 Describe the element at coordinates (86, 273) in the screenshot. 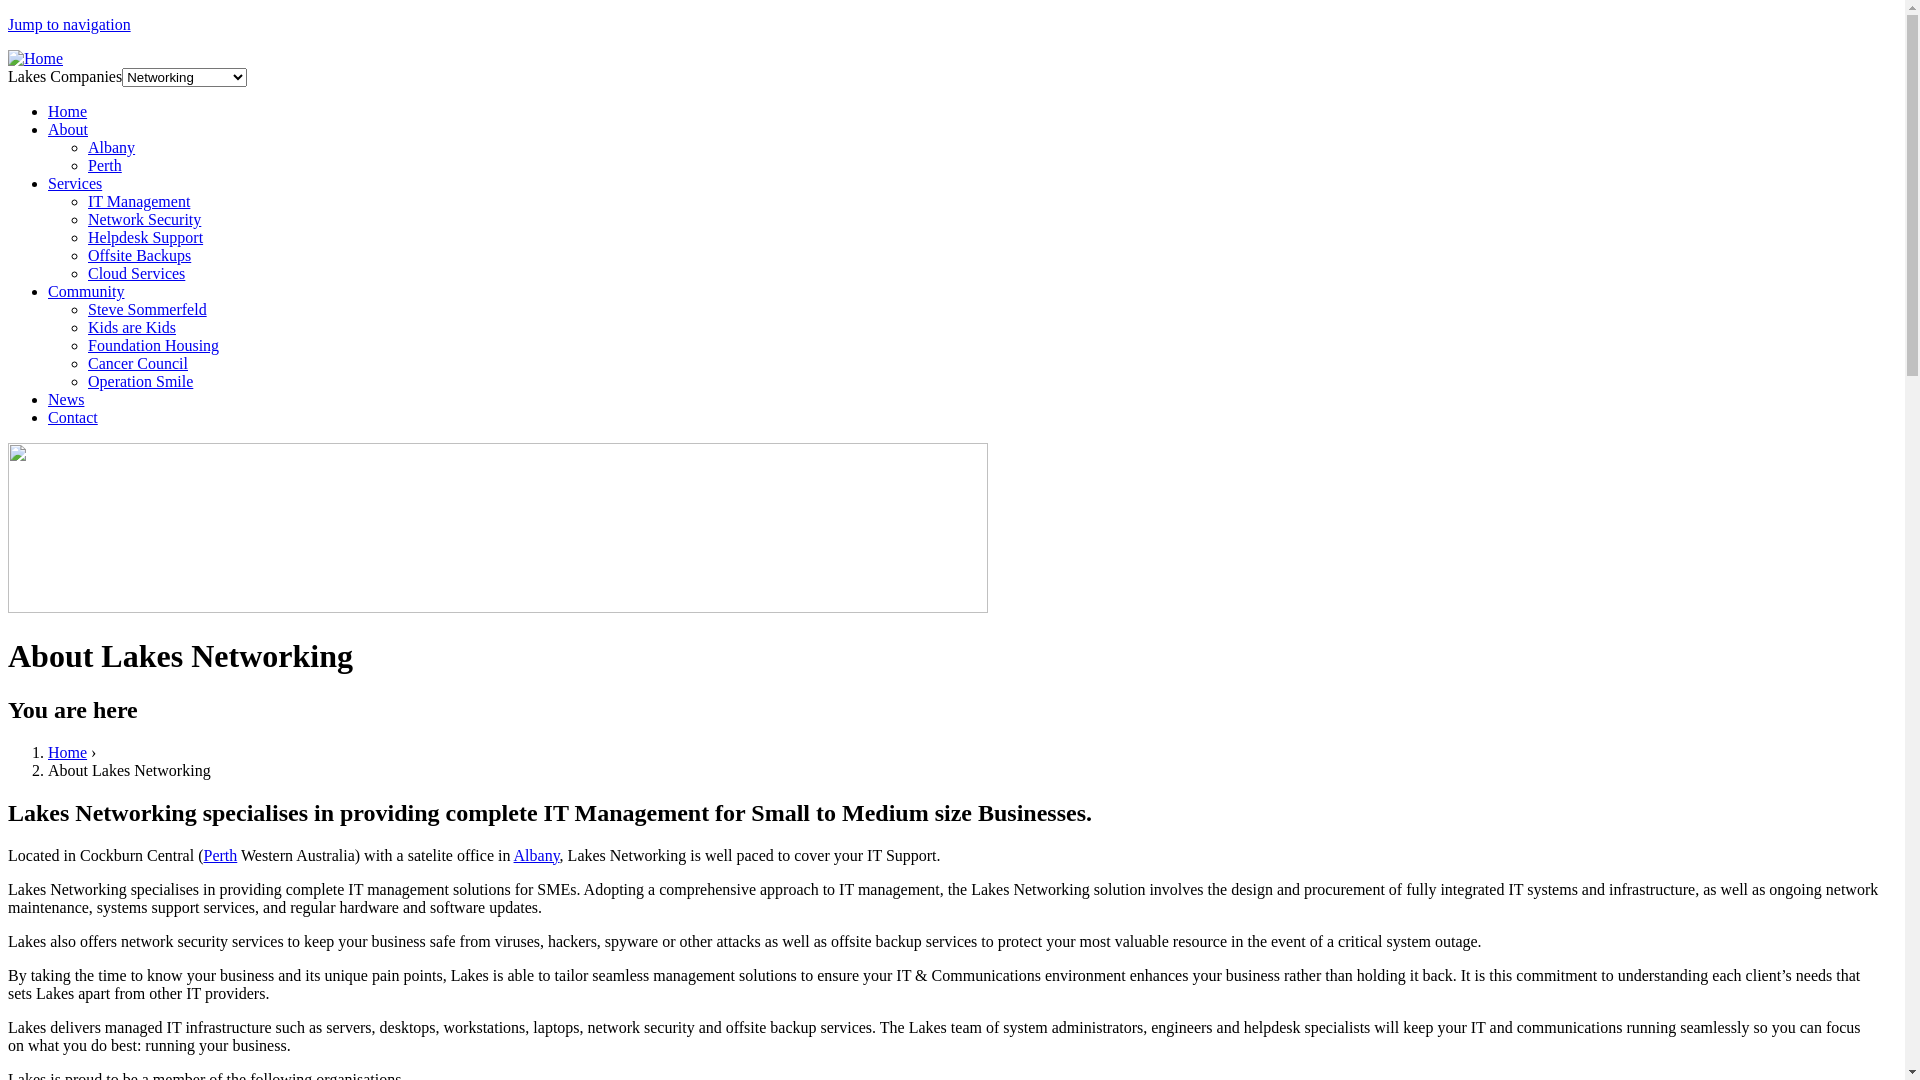

I see `'Cloud Services'` at that location.